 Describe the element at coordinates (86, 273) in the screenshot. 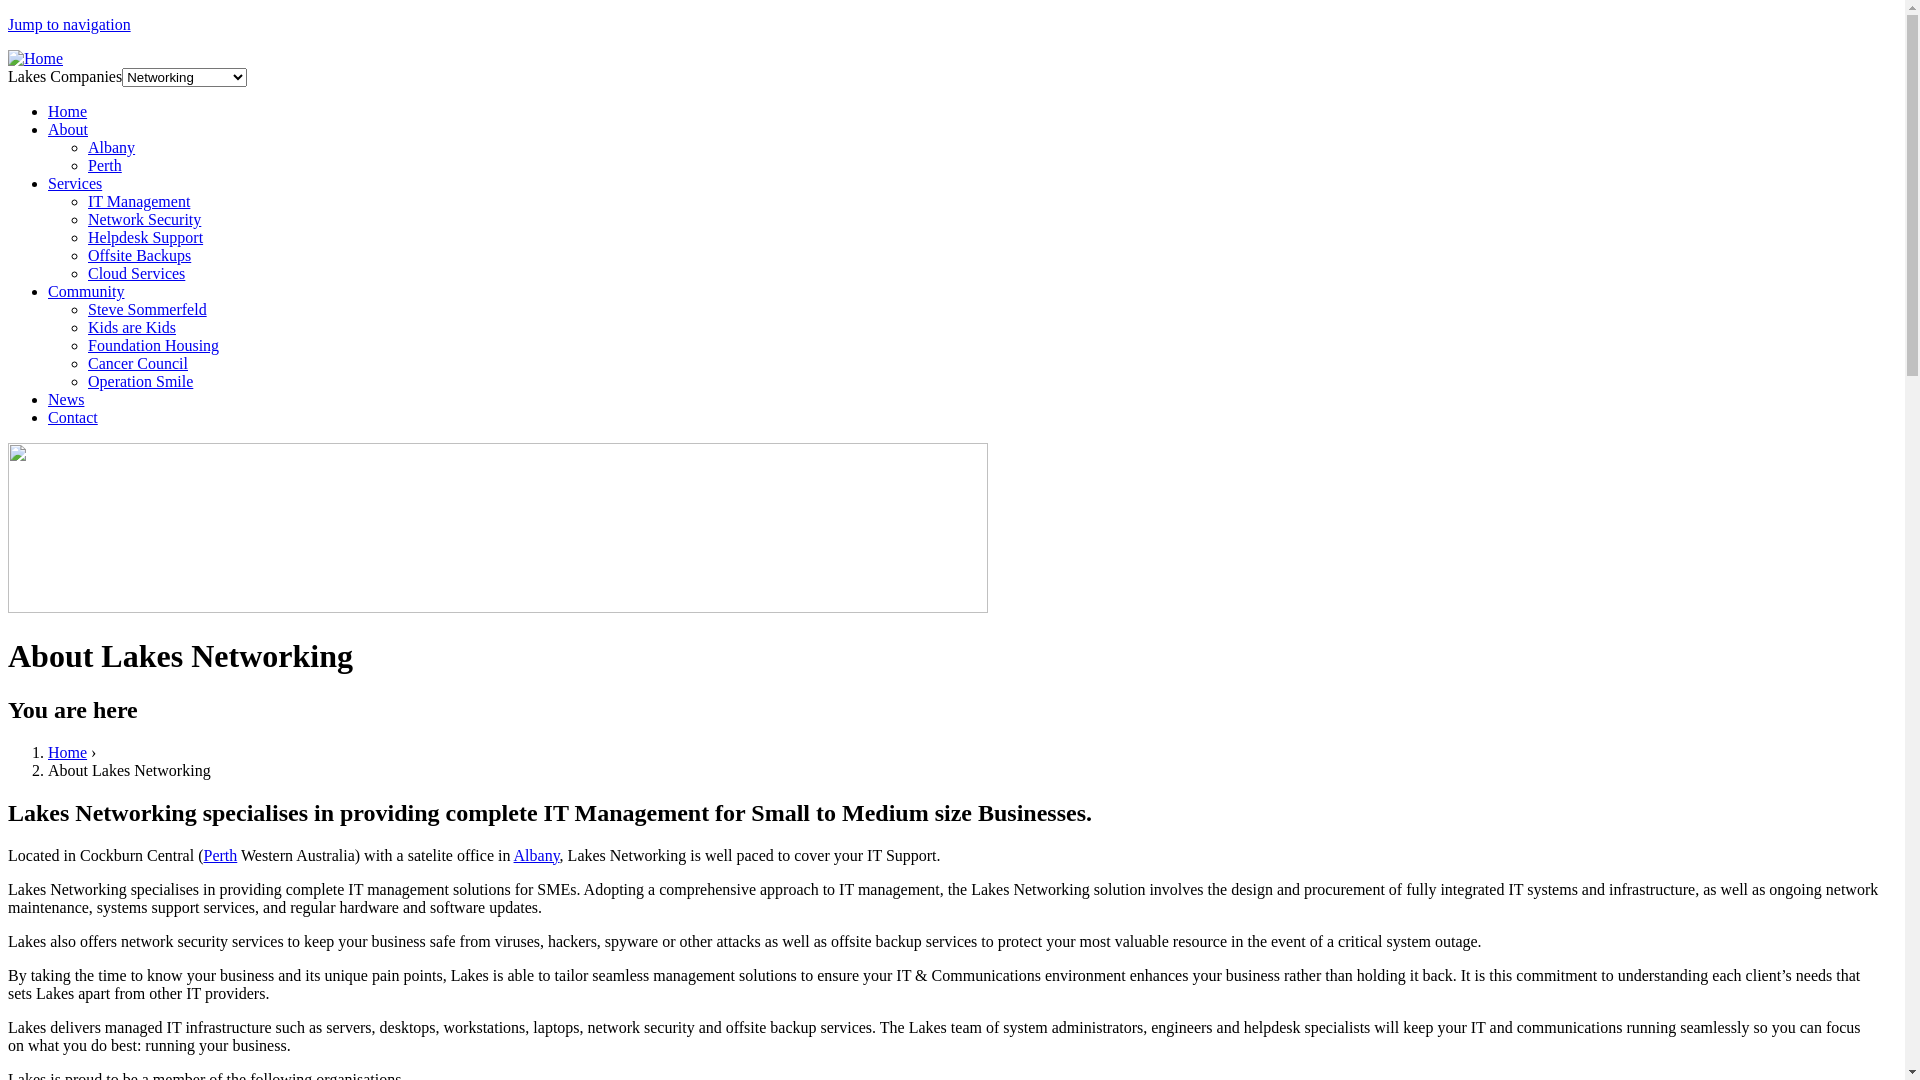

I see `'Cloud Services'` at that location.